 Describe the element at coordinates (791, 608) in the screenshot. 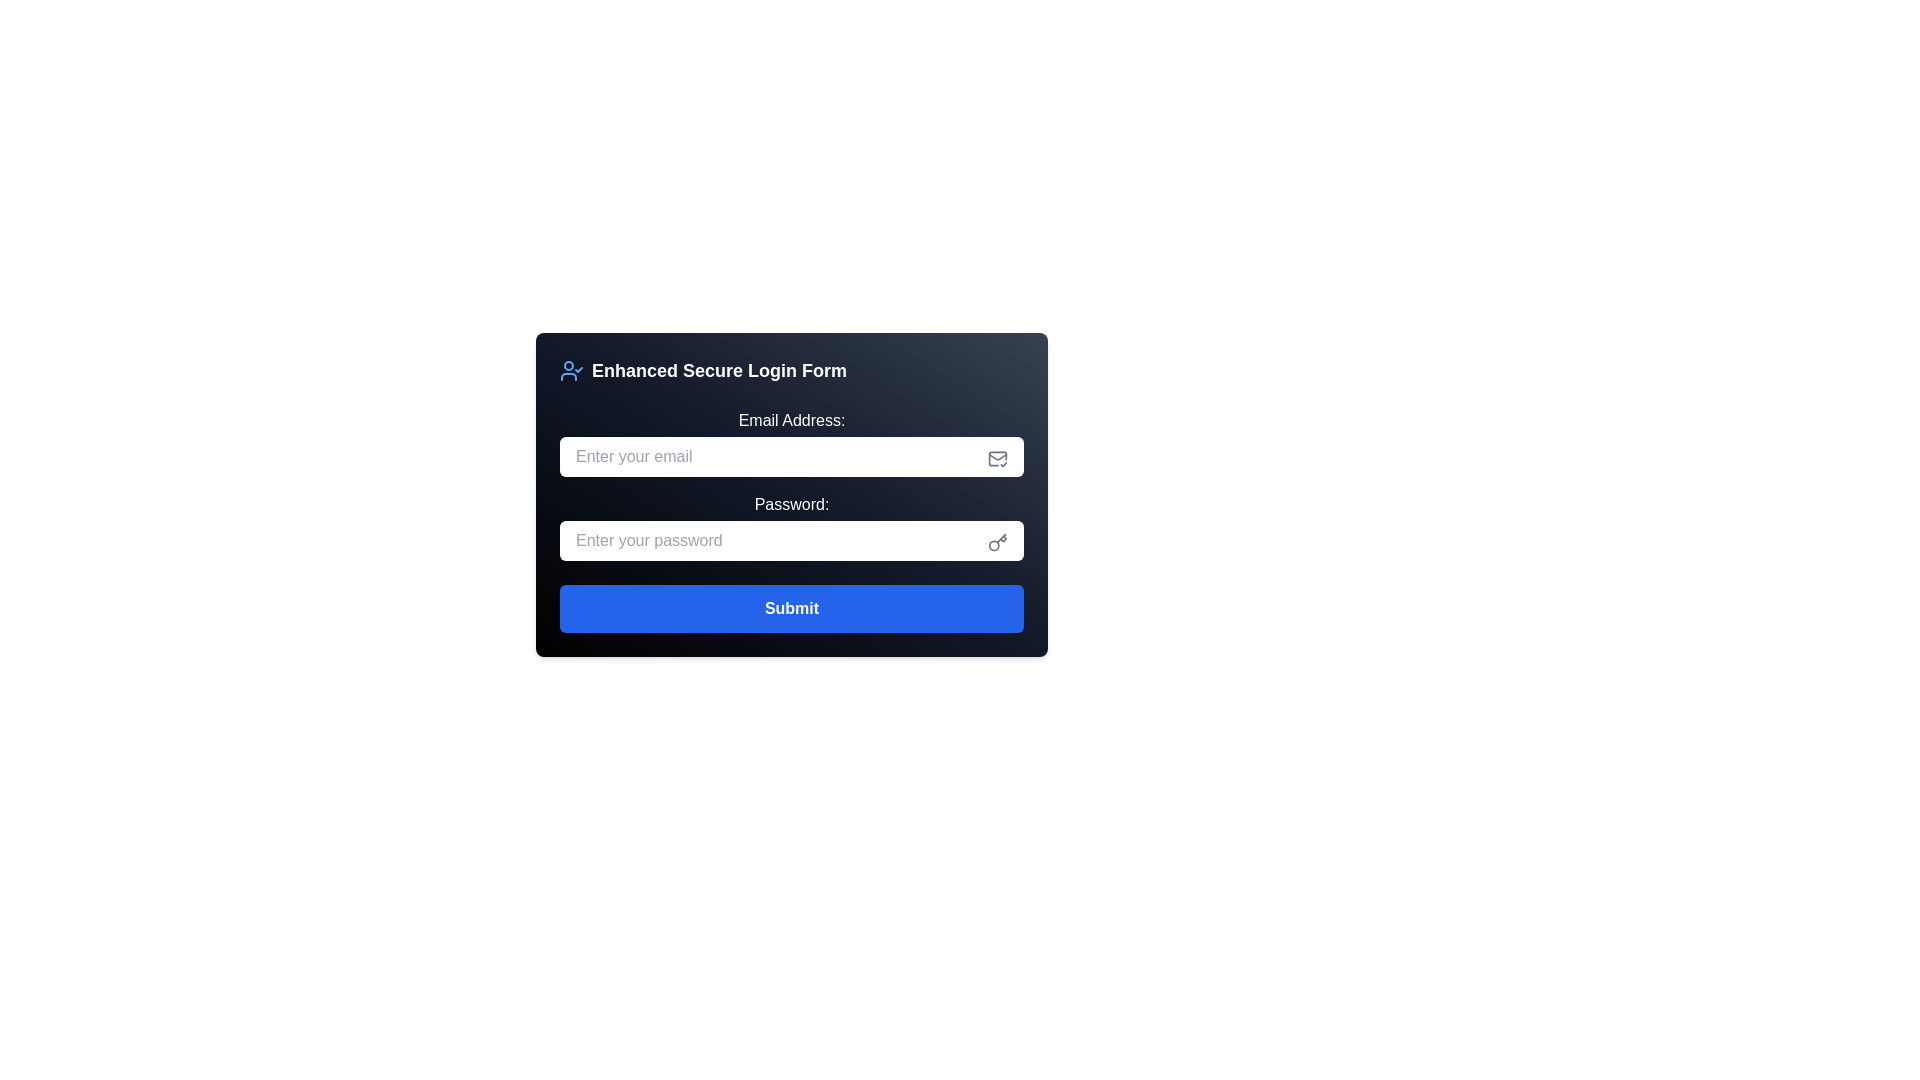

I see `the submission button located at the base of the login panel` at that location.